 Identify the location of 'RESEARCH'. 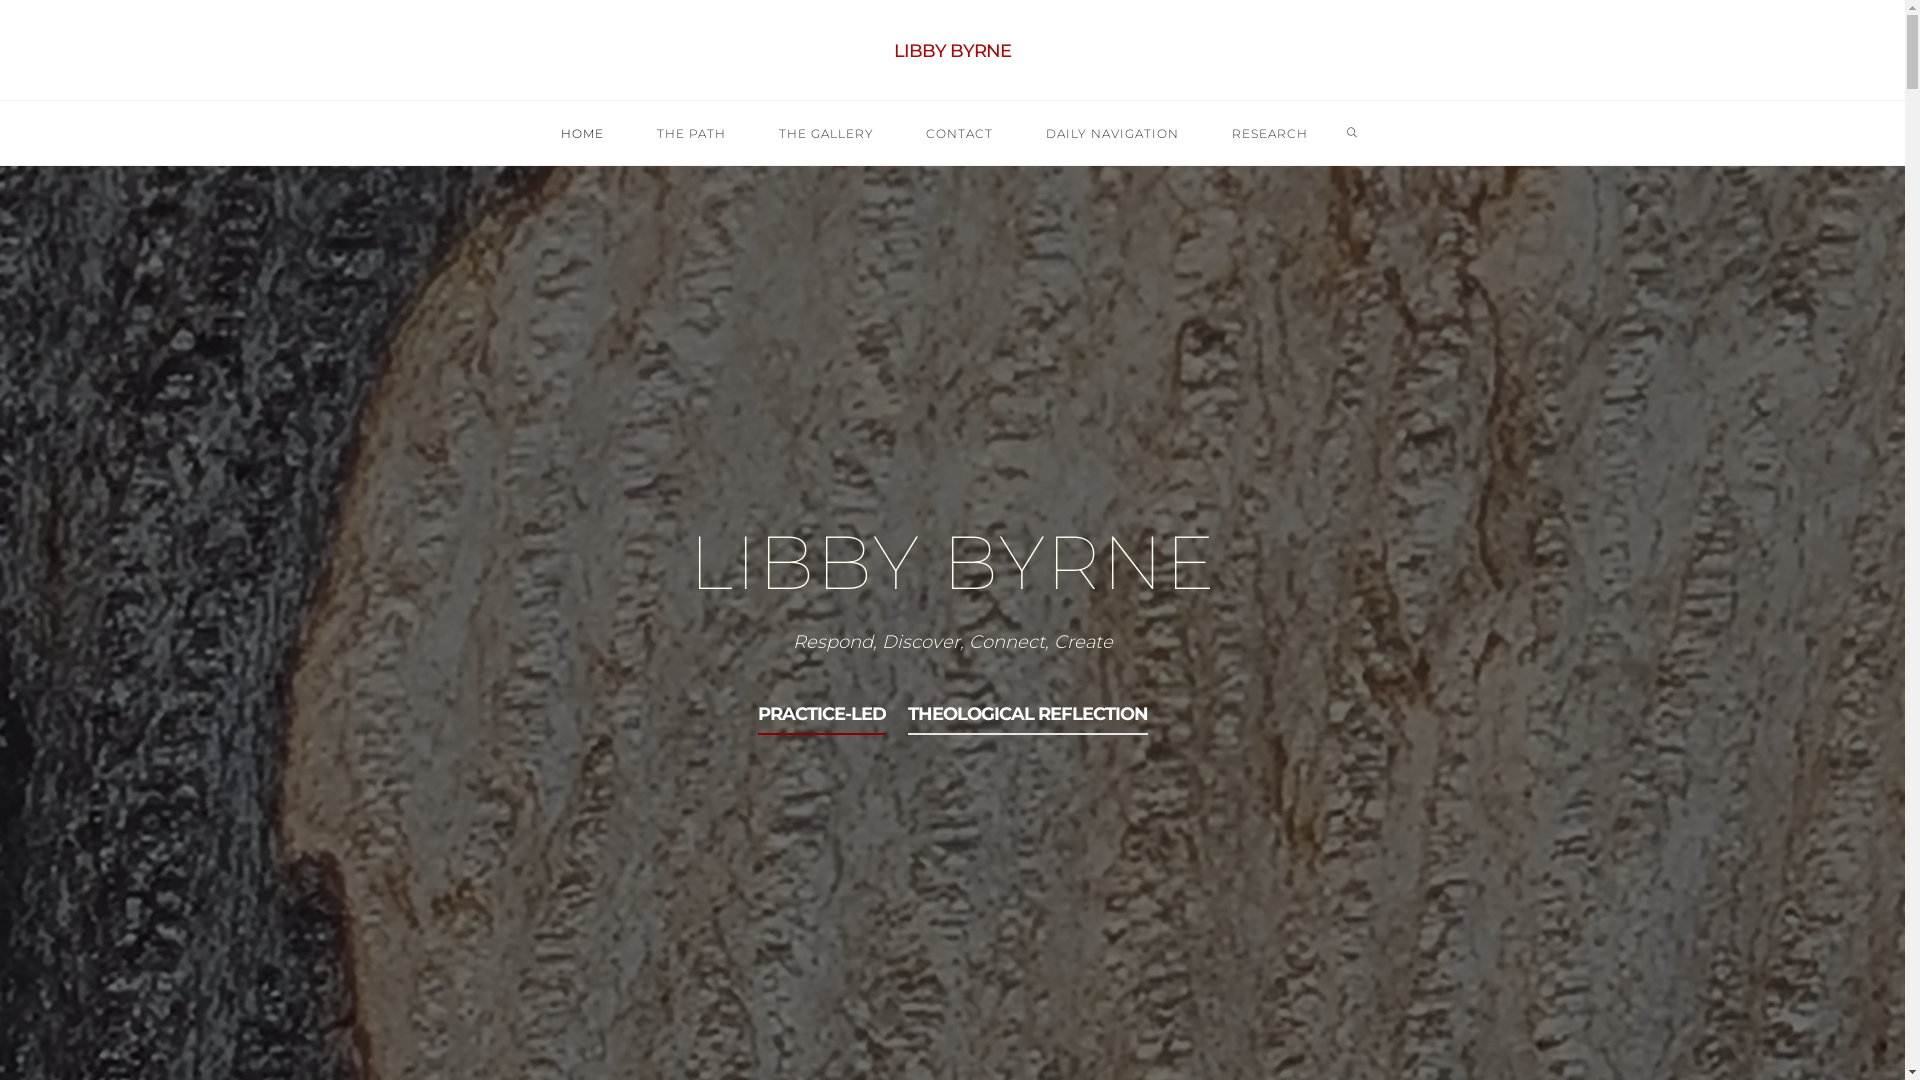
(1269, 133).